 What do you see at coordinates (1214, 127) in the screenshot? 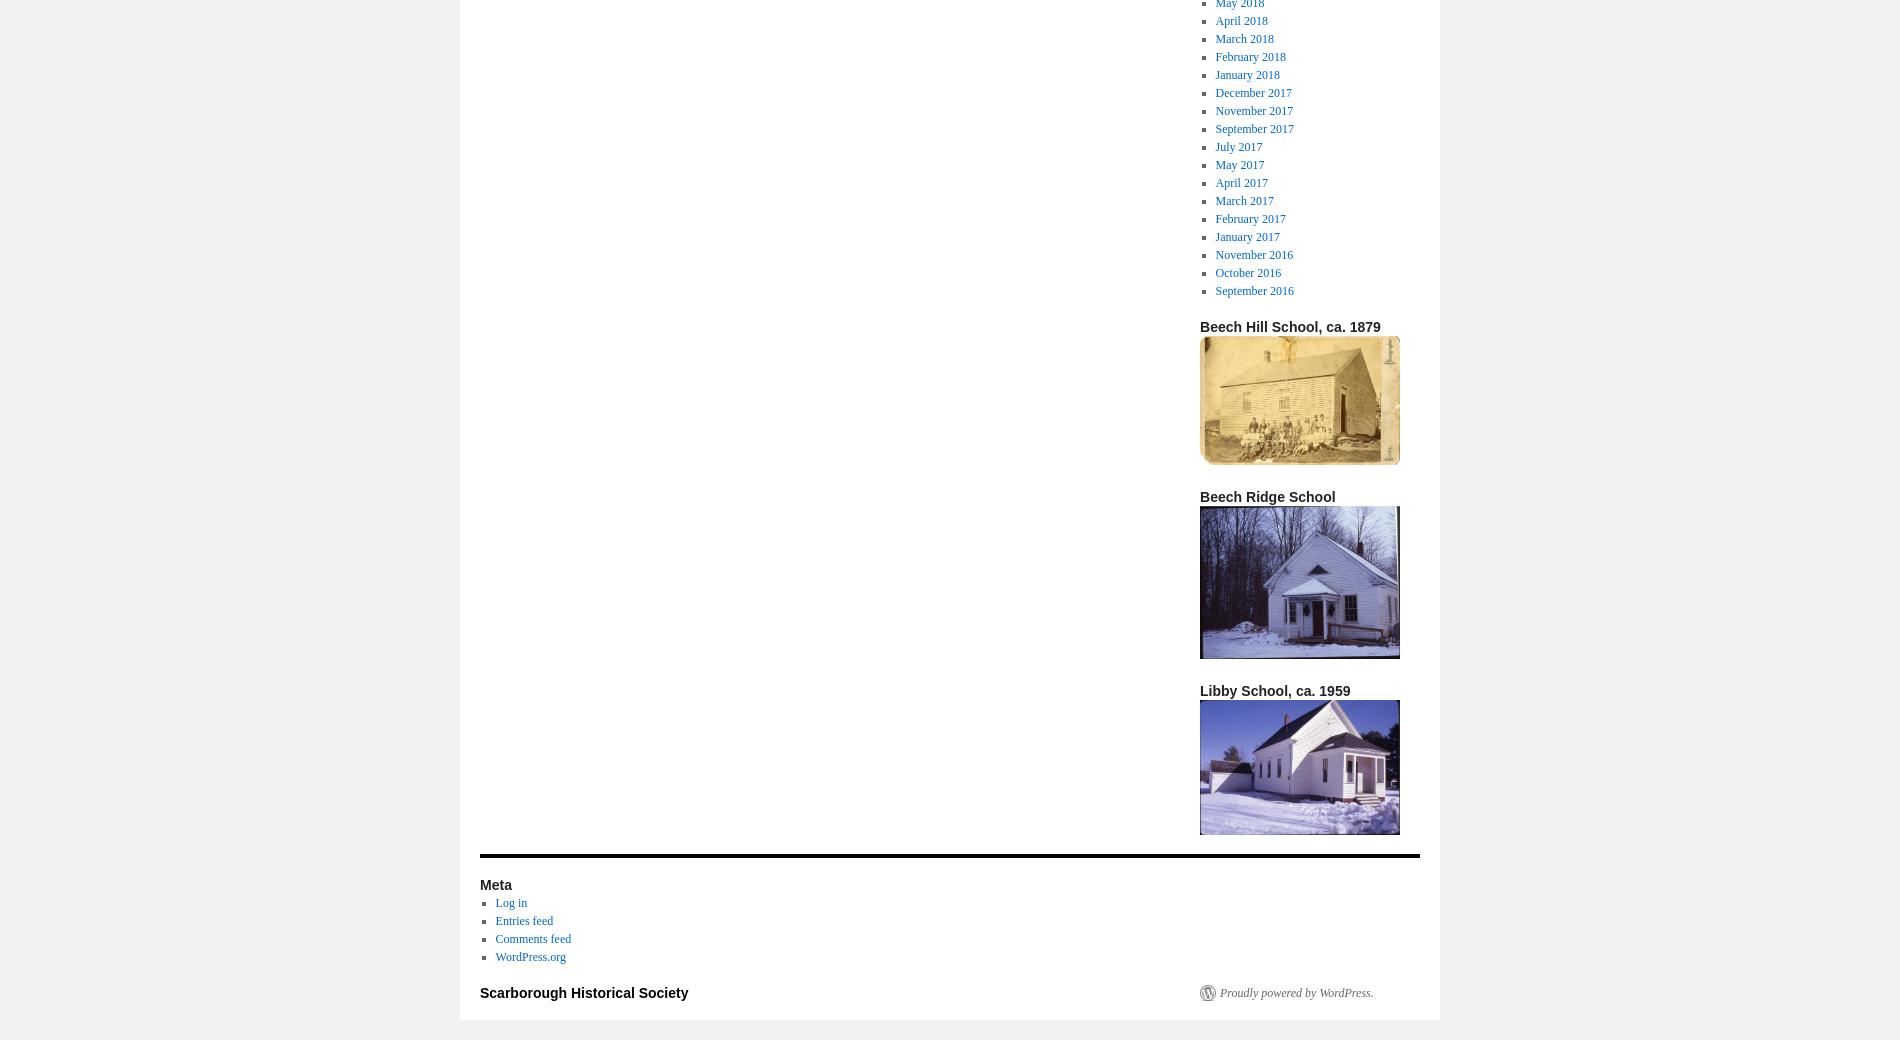
I see `'September 2017'` at bounding box center [1214, 127].